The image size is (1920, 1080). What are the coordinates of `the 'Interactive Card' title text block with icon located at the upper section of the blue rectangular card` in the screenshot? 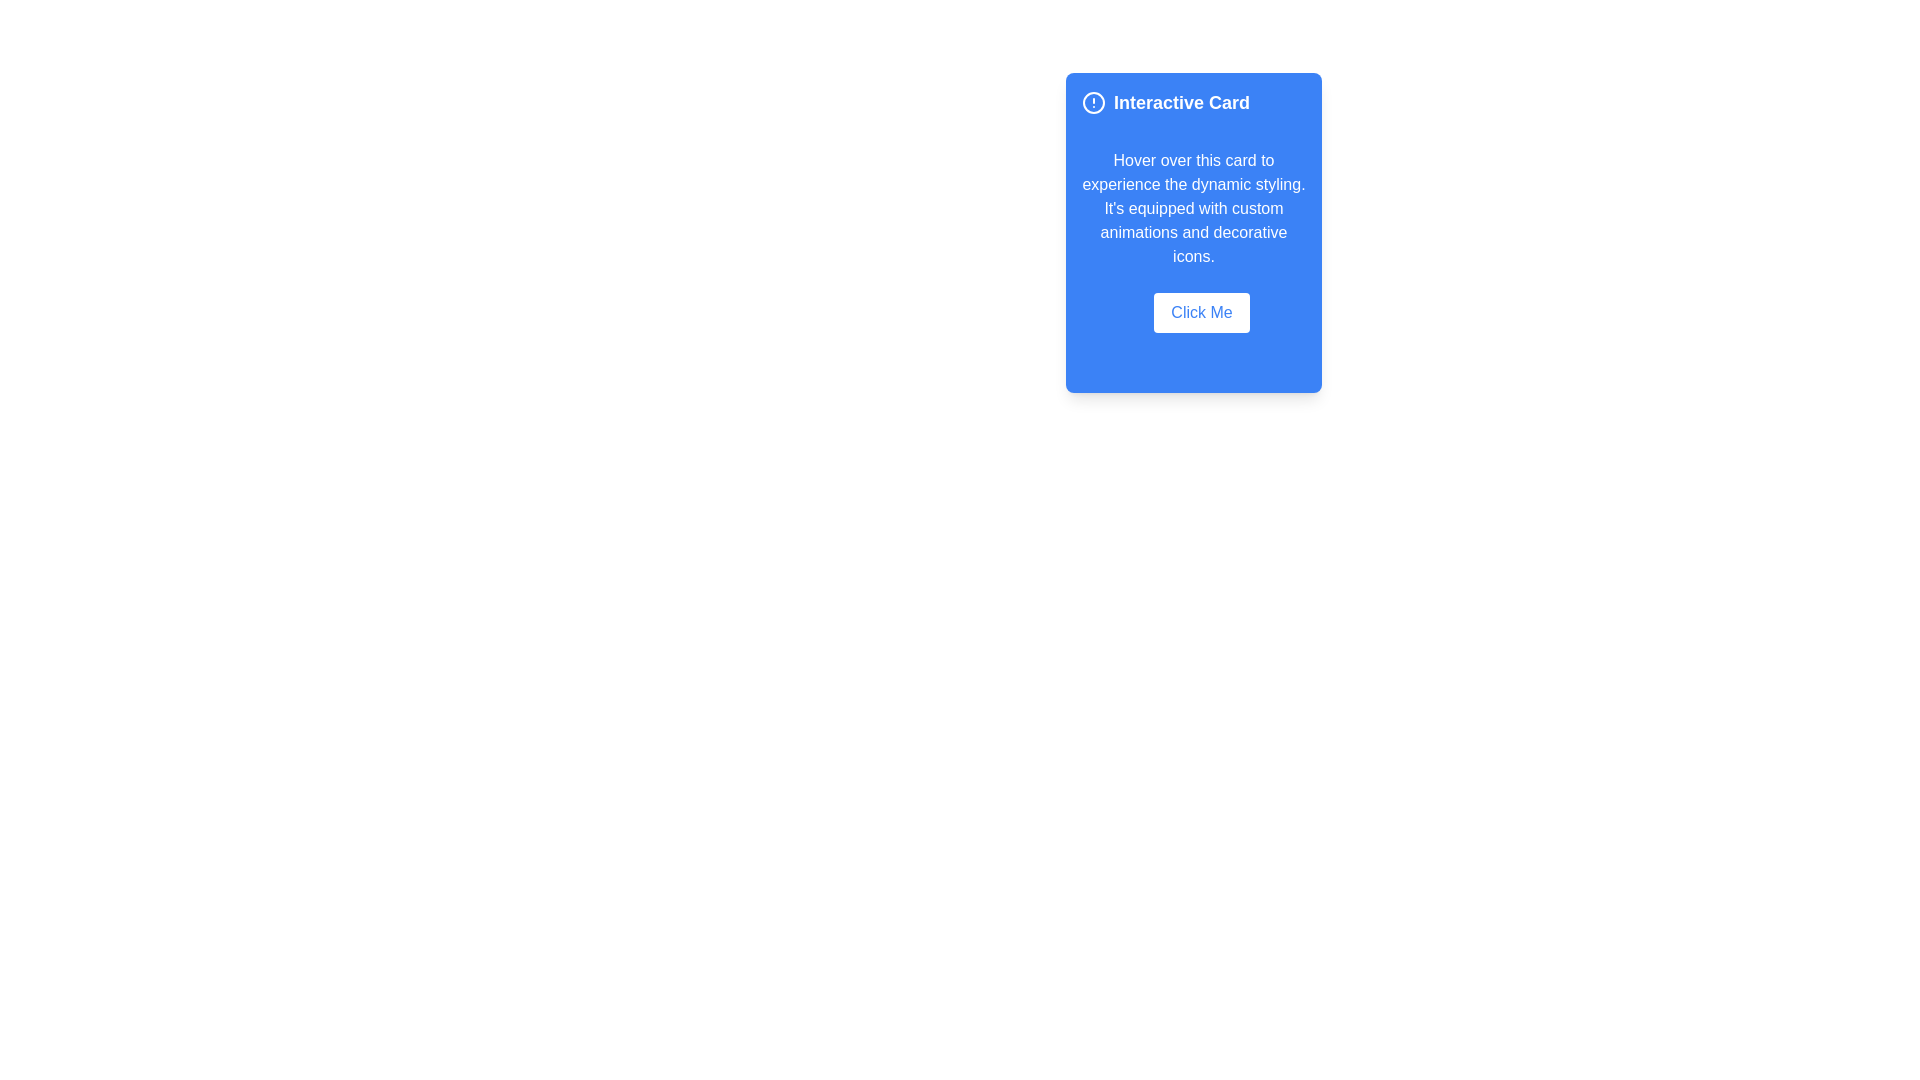 It's located at (1194, 103).